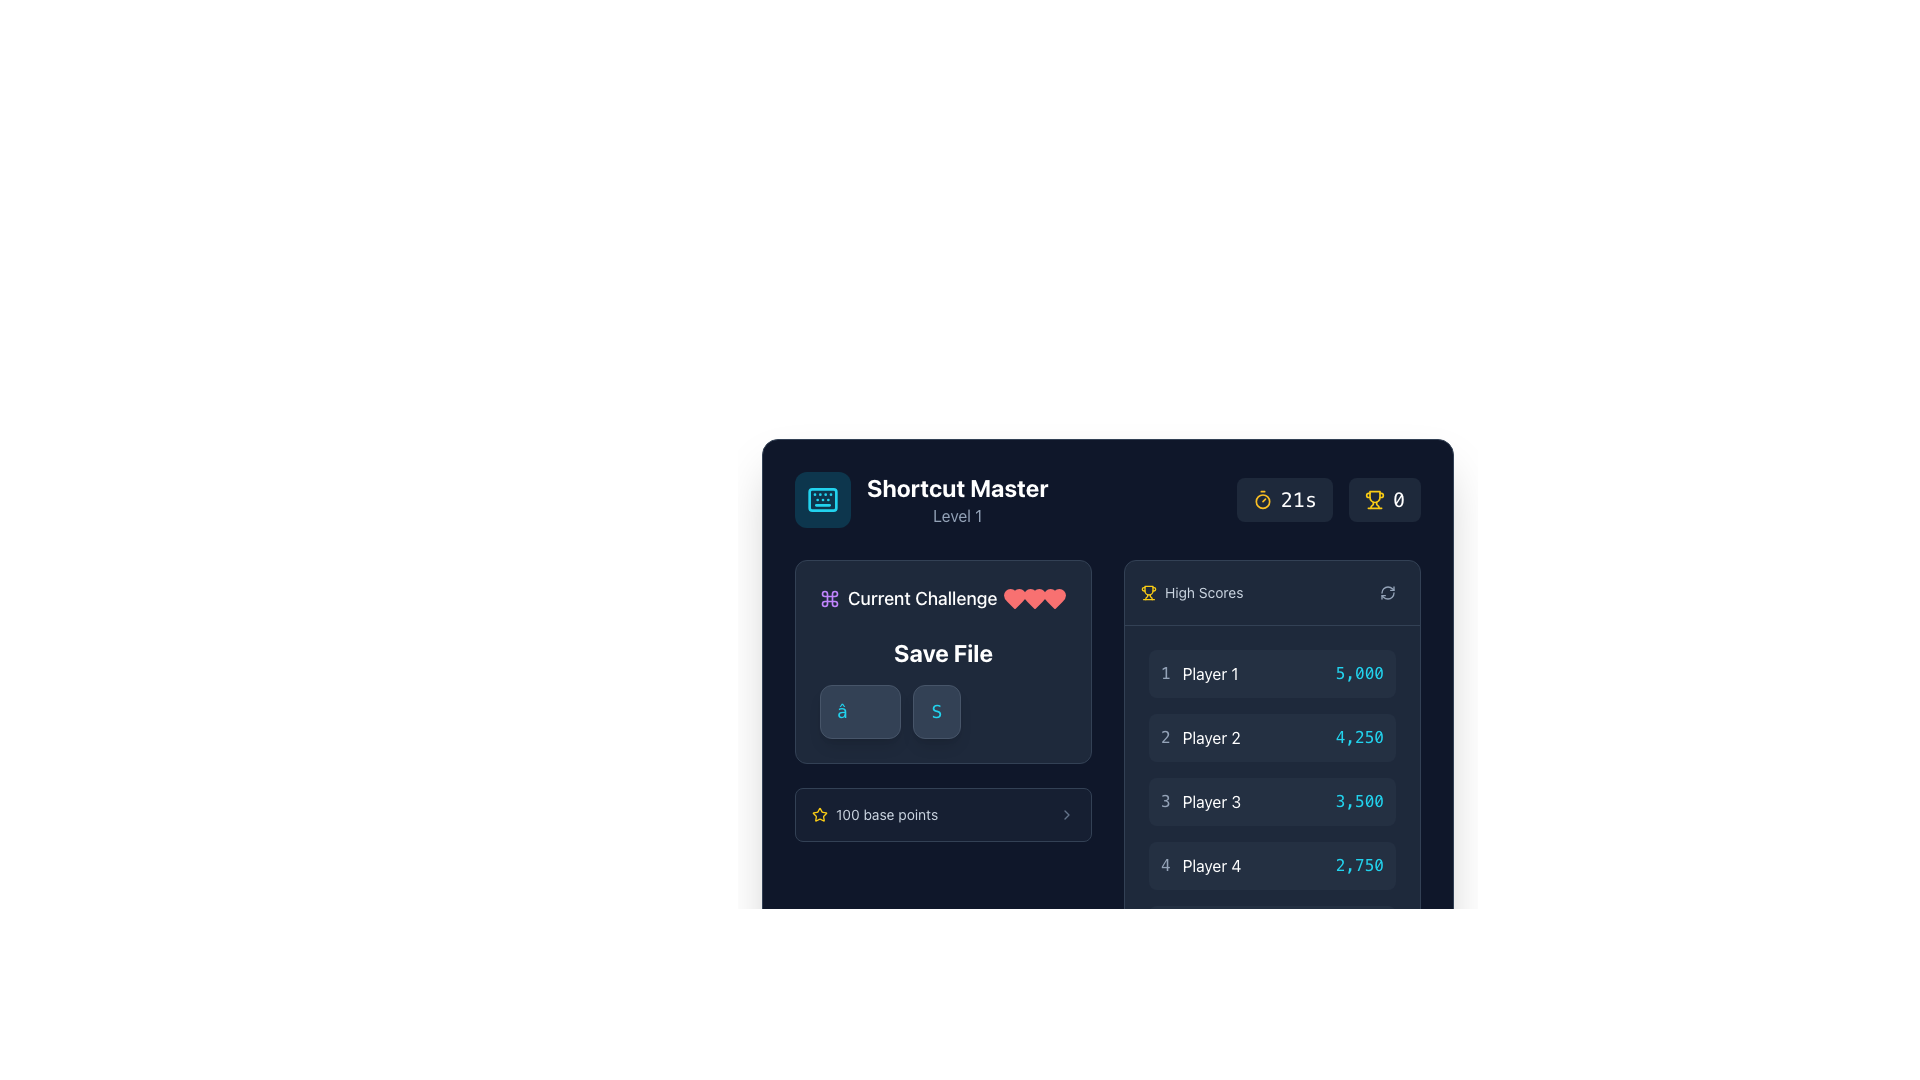 The height and width of the screenshot is (1080, 1920). What do you see at coordinates (830, 597) in the screenshot?
I see `the purple command icon located to the left of the 'Current Challenge' text in the title bar of the subsection` at bounding box center [830, 597].